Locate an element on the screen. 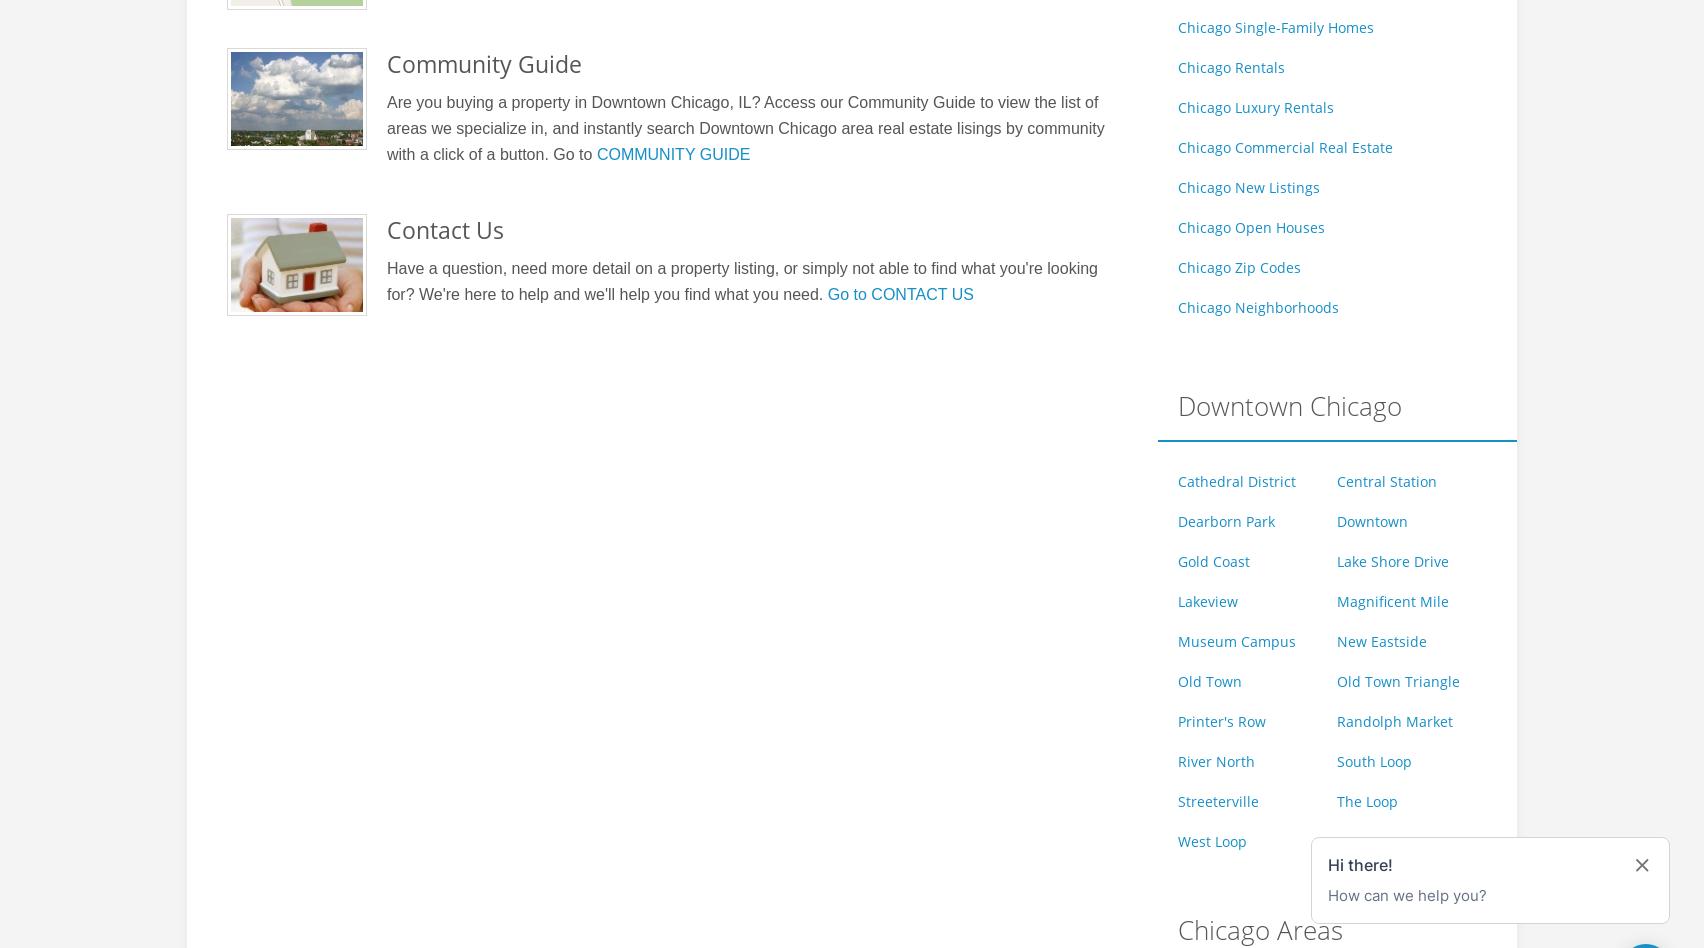  'Chicago New Listings' is located at coordinates (1175, 186).